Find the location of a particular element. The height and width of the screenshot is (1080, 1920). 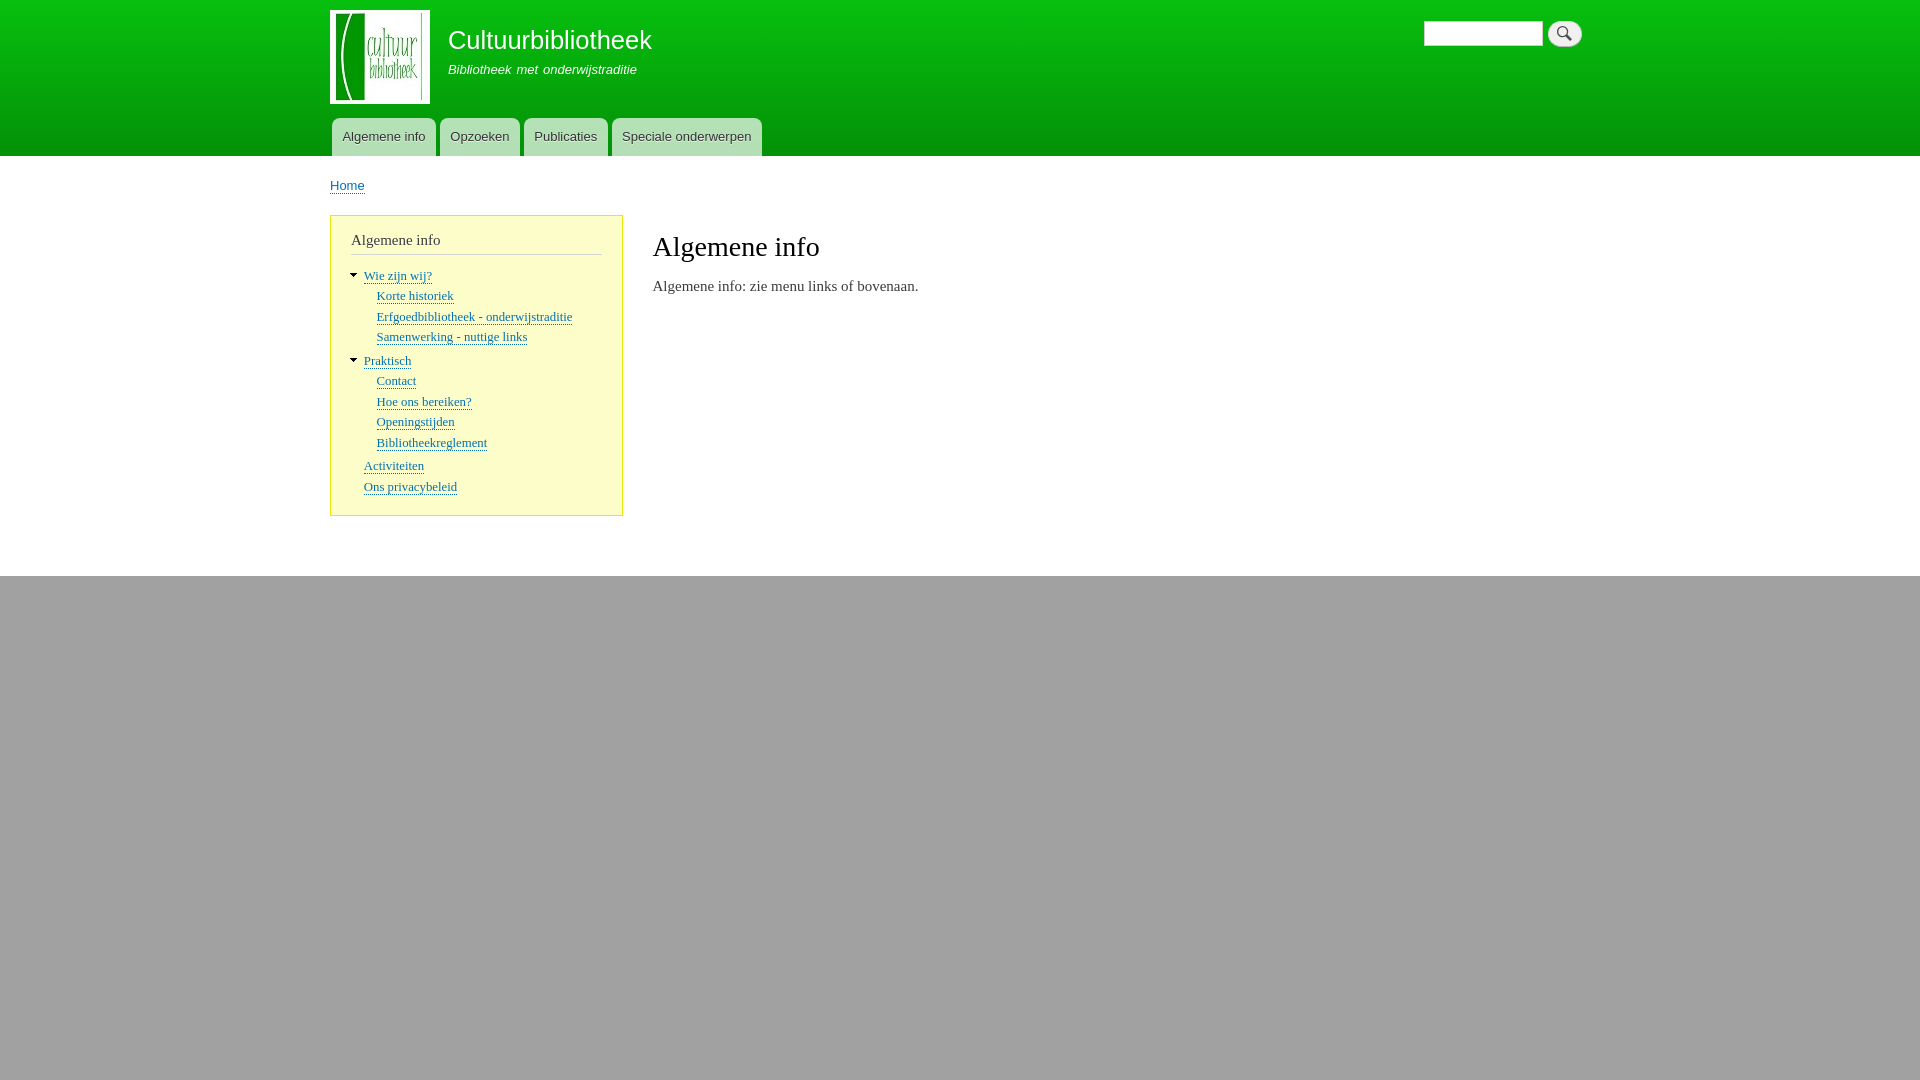

'Korte historiek' is located at coordinates (377, 296).